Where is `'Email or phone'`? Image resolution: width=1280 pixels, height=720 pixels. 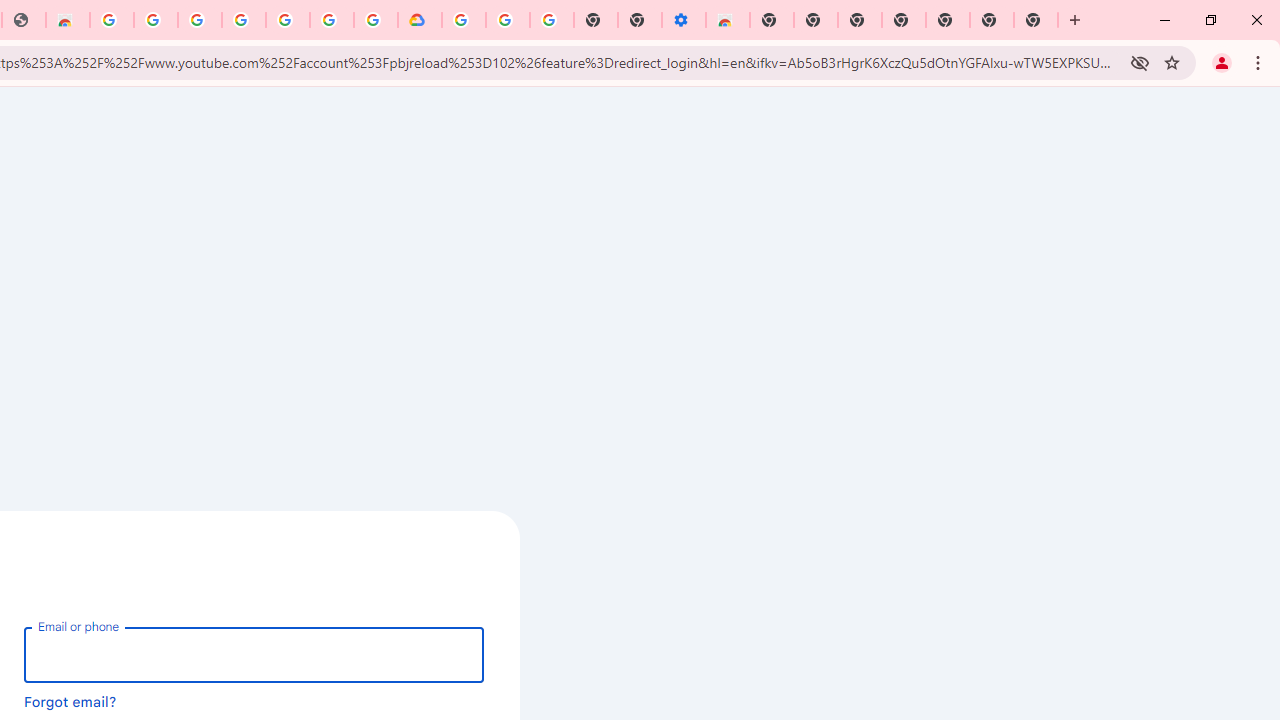
'Email or phone' is located at coordinates (253, 654).